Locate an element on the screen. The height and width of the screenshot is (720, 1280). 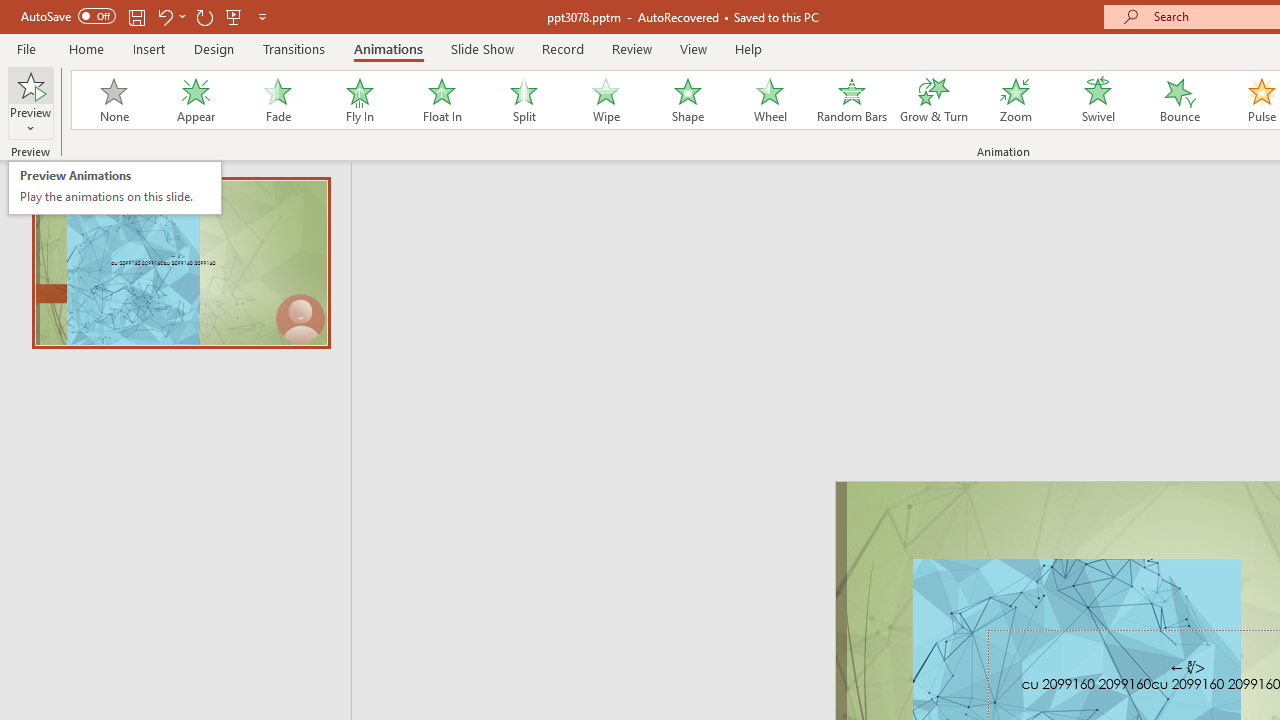
'Shape' is located at coordinates (688, 100).